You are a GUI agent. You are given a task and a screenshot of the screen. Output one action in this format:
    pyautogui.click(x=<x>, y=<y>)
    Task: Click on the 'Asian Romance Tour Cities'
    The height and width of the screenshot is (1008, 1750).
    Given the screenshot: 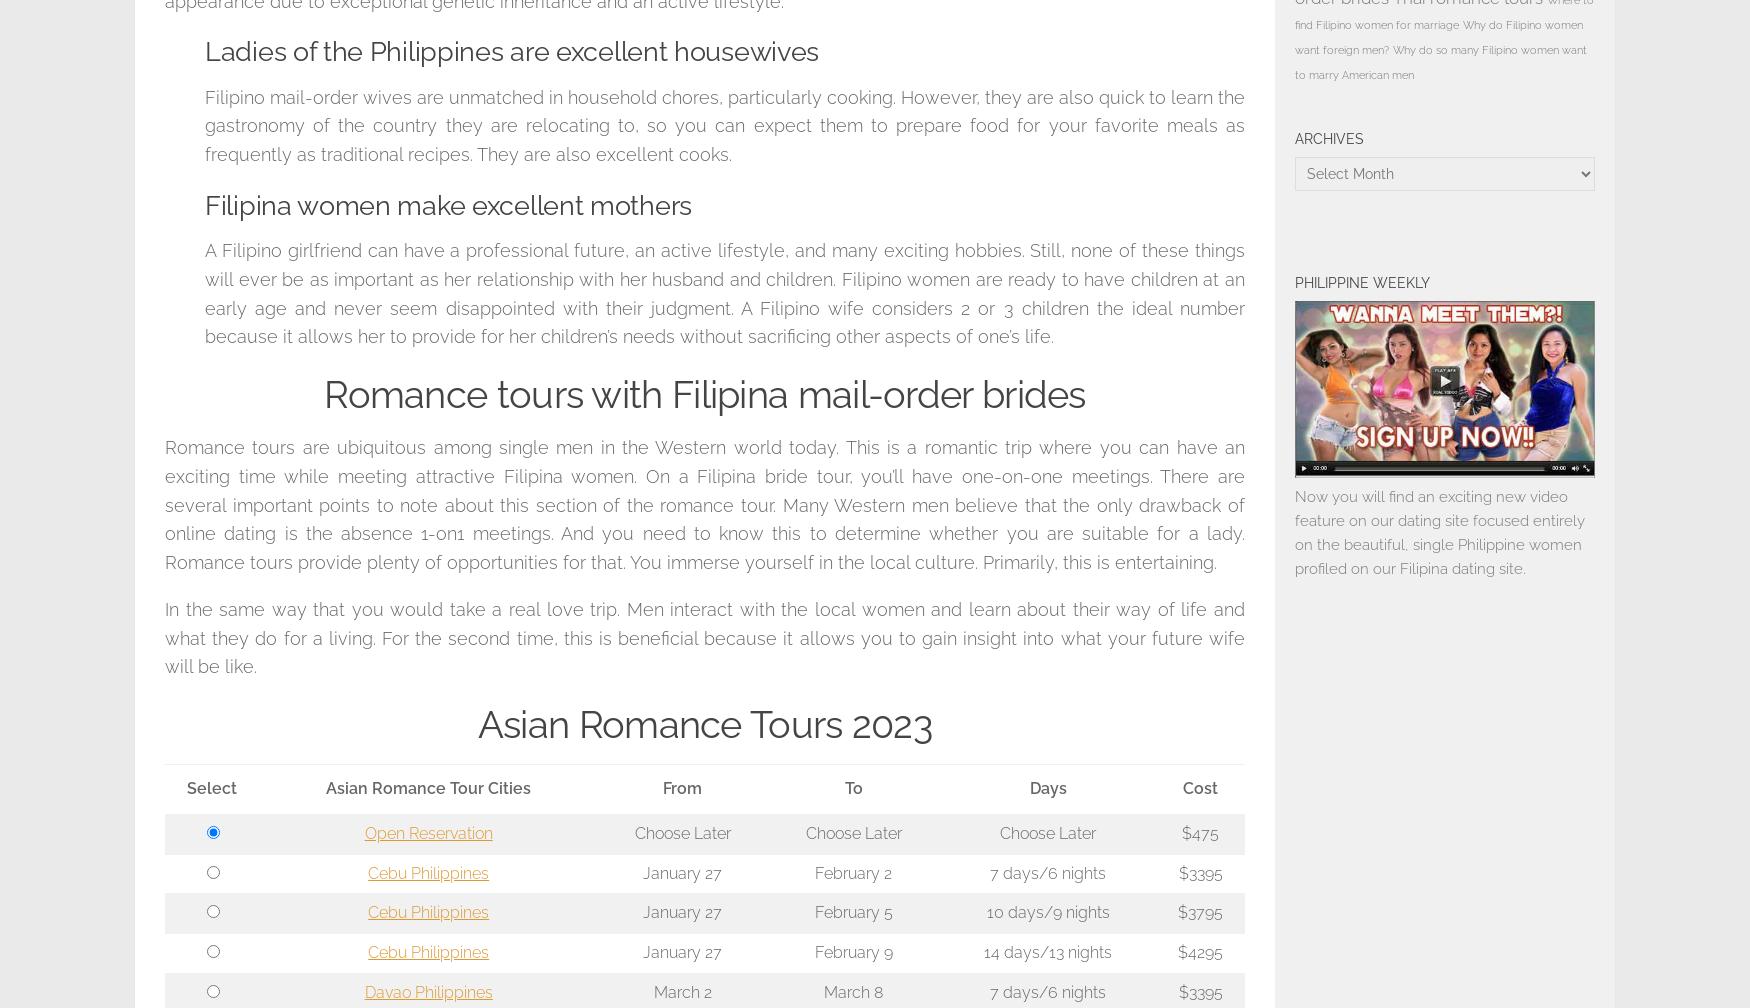 What is the action you would take?
    pyautogui.click(x=427, y=788)
    